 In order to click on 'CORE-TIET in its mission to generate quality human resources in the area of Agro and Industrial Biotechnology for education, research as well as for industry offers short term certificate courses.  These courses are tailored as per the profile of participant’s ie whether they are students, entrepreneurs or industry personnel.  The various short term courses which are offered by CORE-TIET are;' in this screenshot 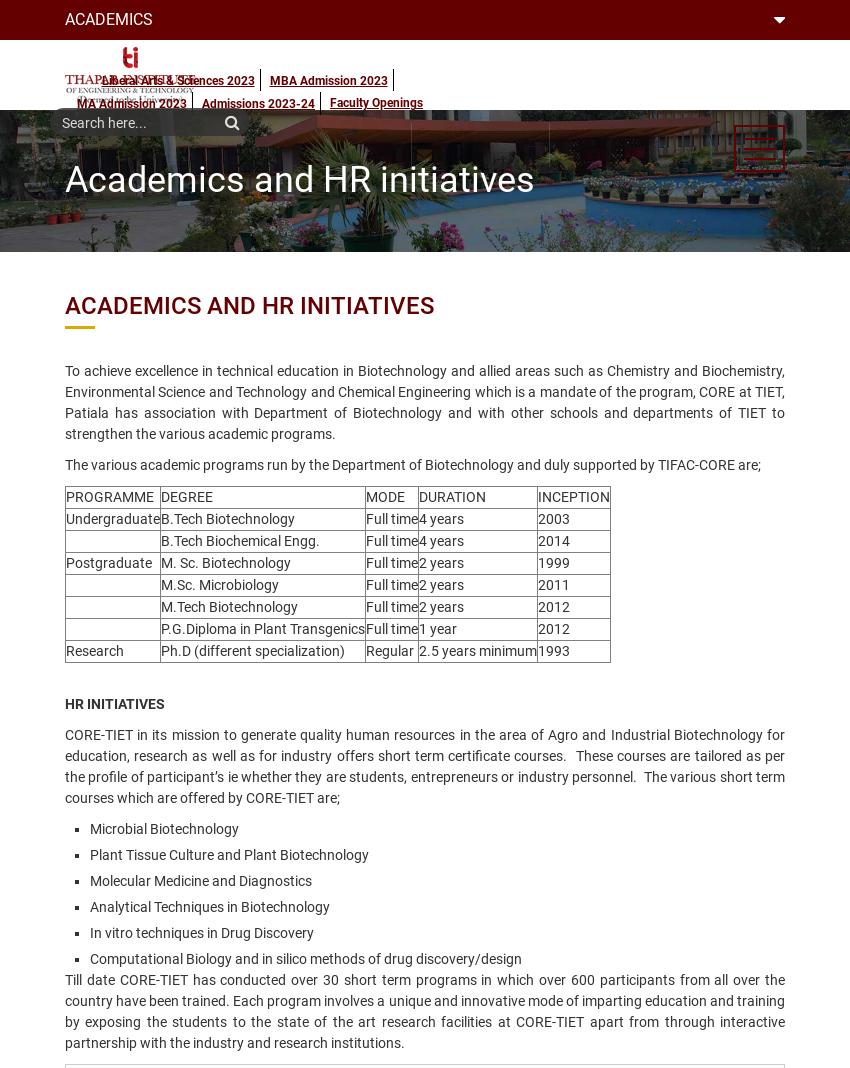, I will do `click(425, 766)`.